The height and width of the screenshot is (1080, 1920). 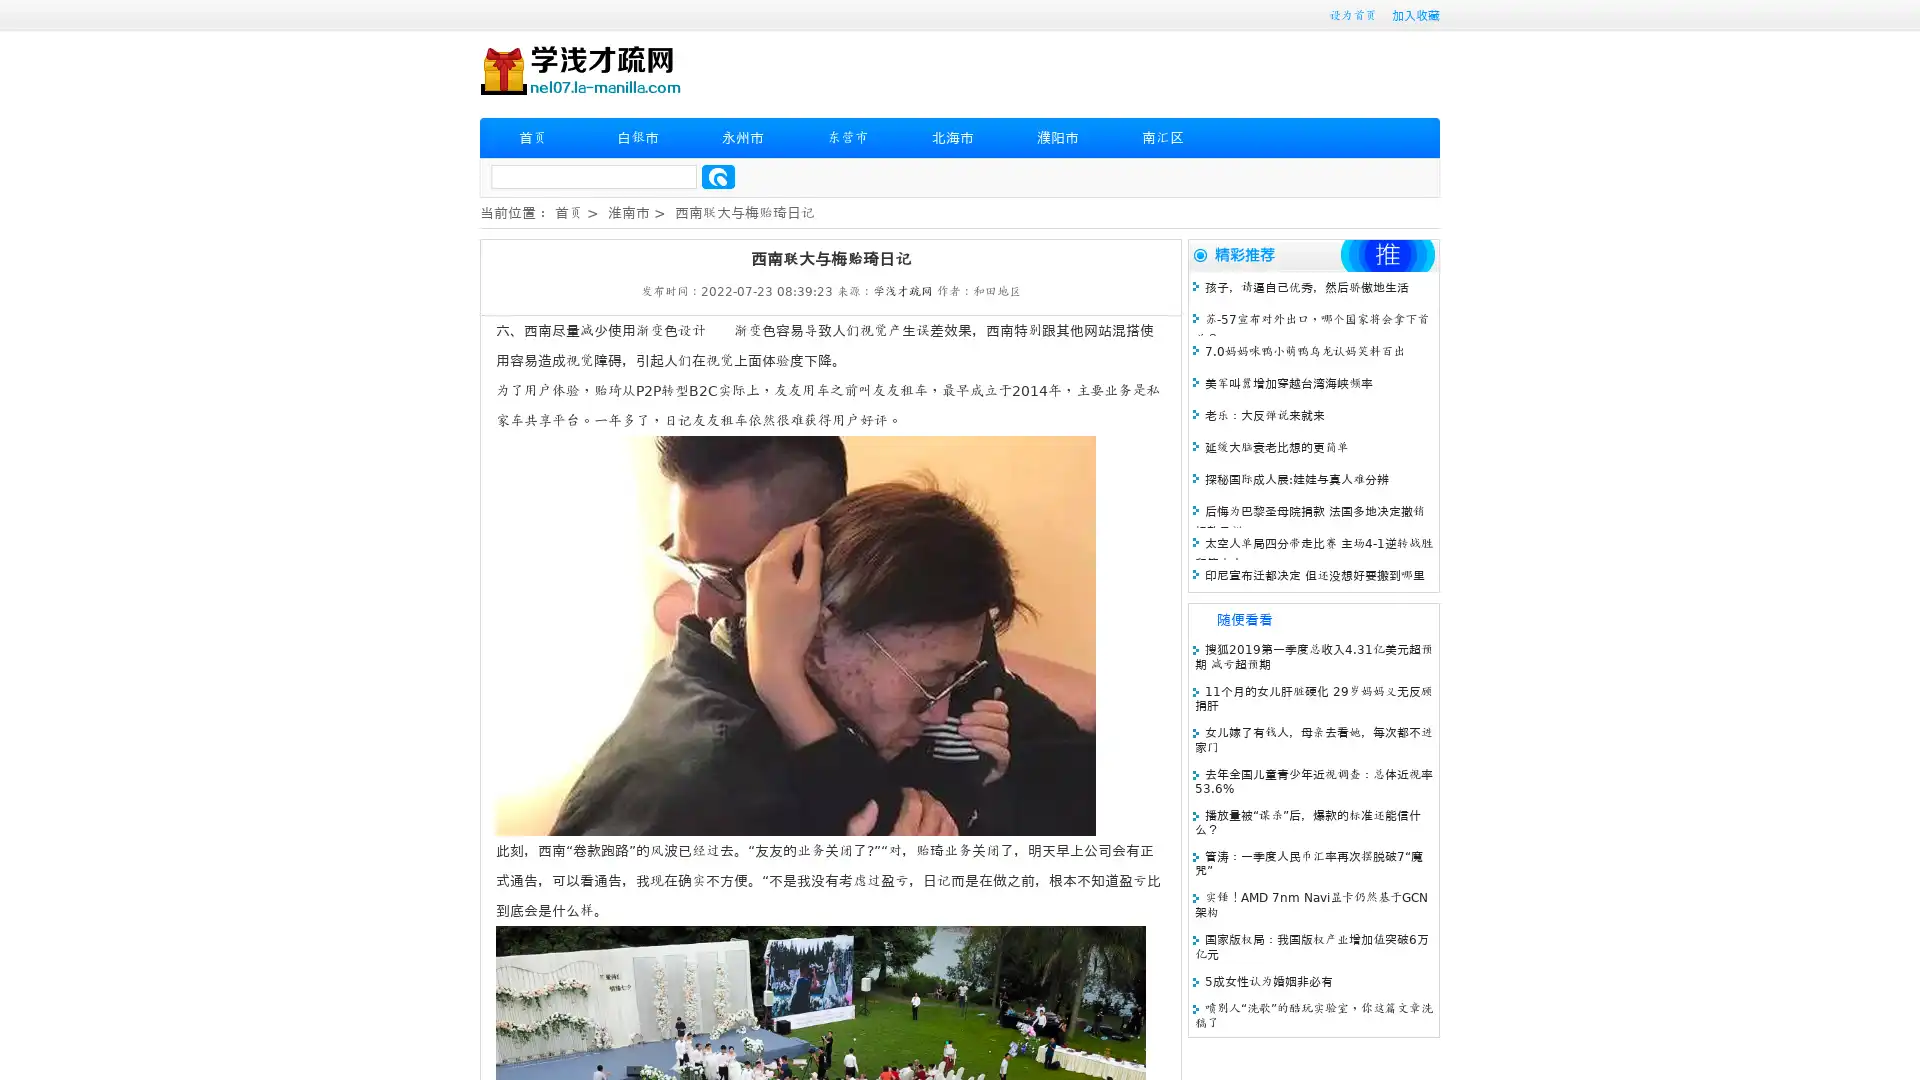 I want to click on Search, so click(x=718, y=176).